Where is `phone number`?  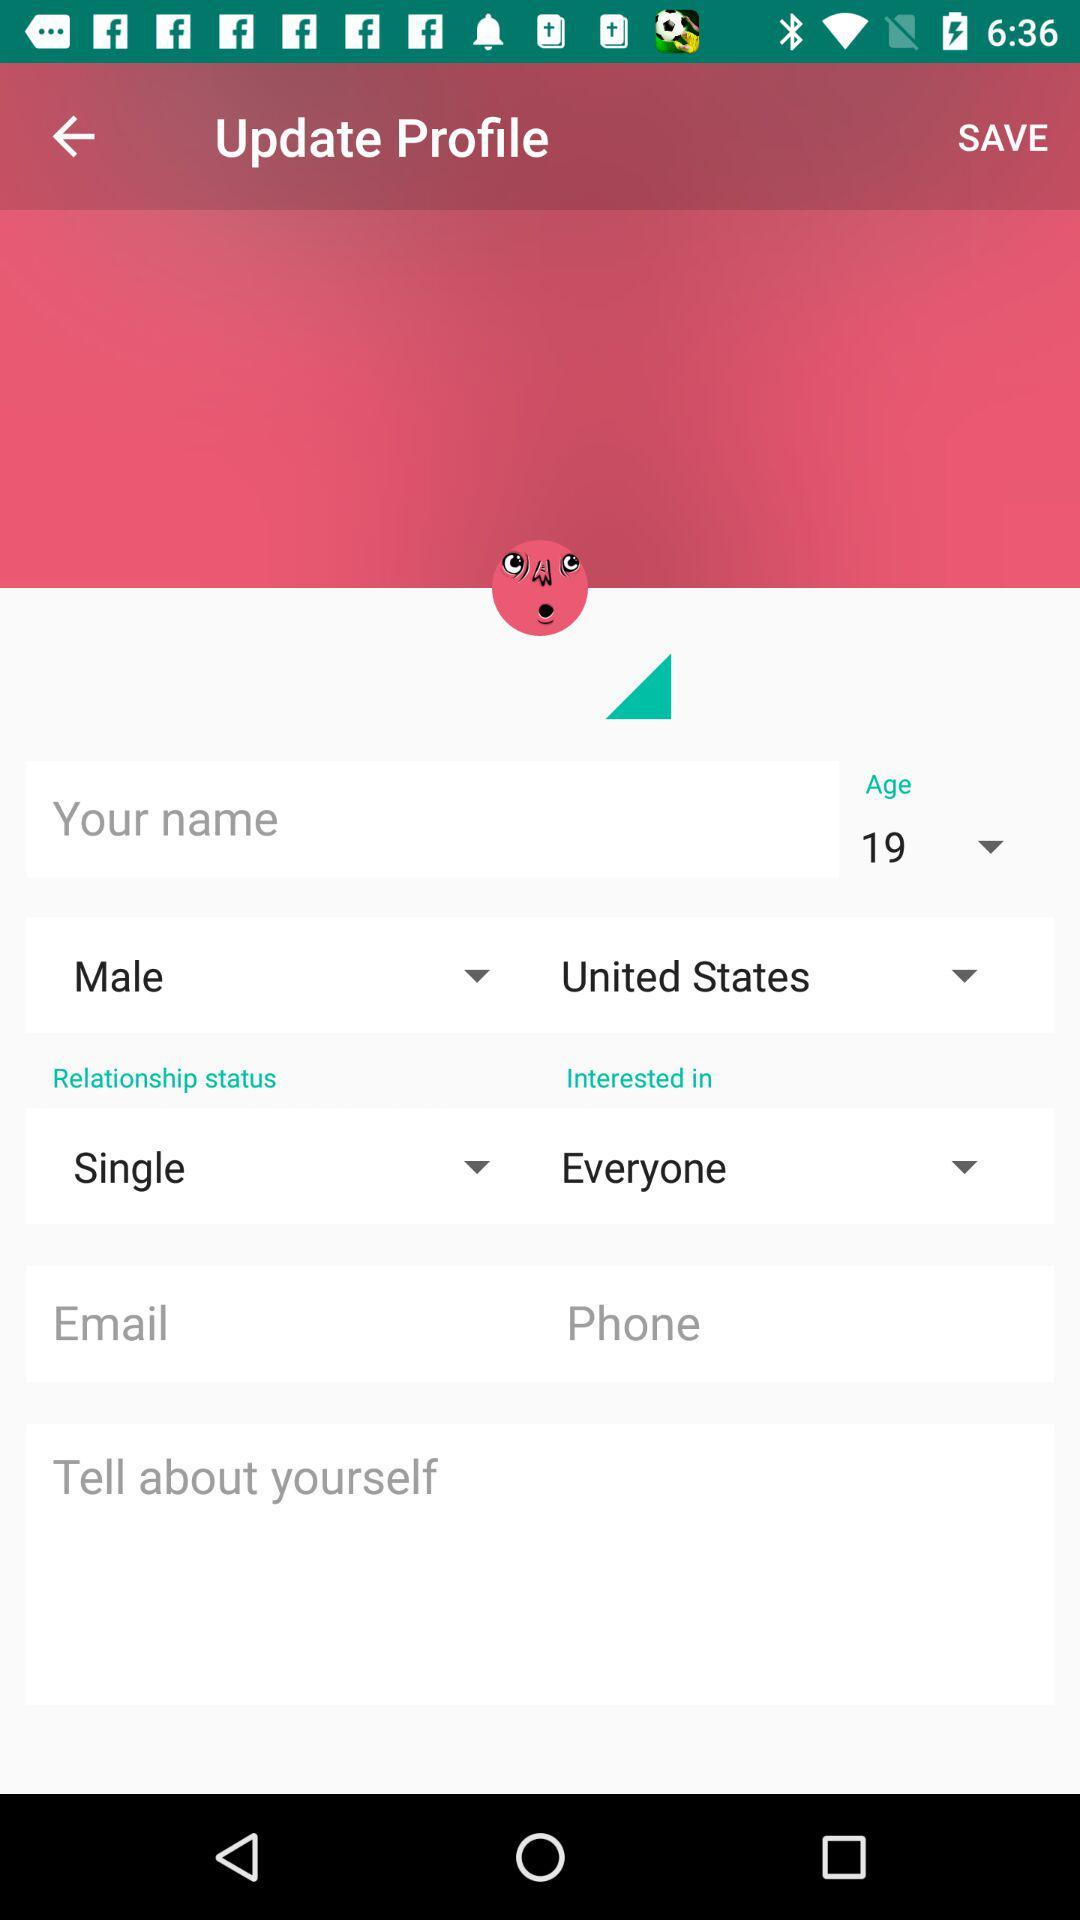
phone number is located at coordinates (795, 1324).